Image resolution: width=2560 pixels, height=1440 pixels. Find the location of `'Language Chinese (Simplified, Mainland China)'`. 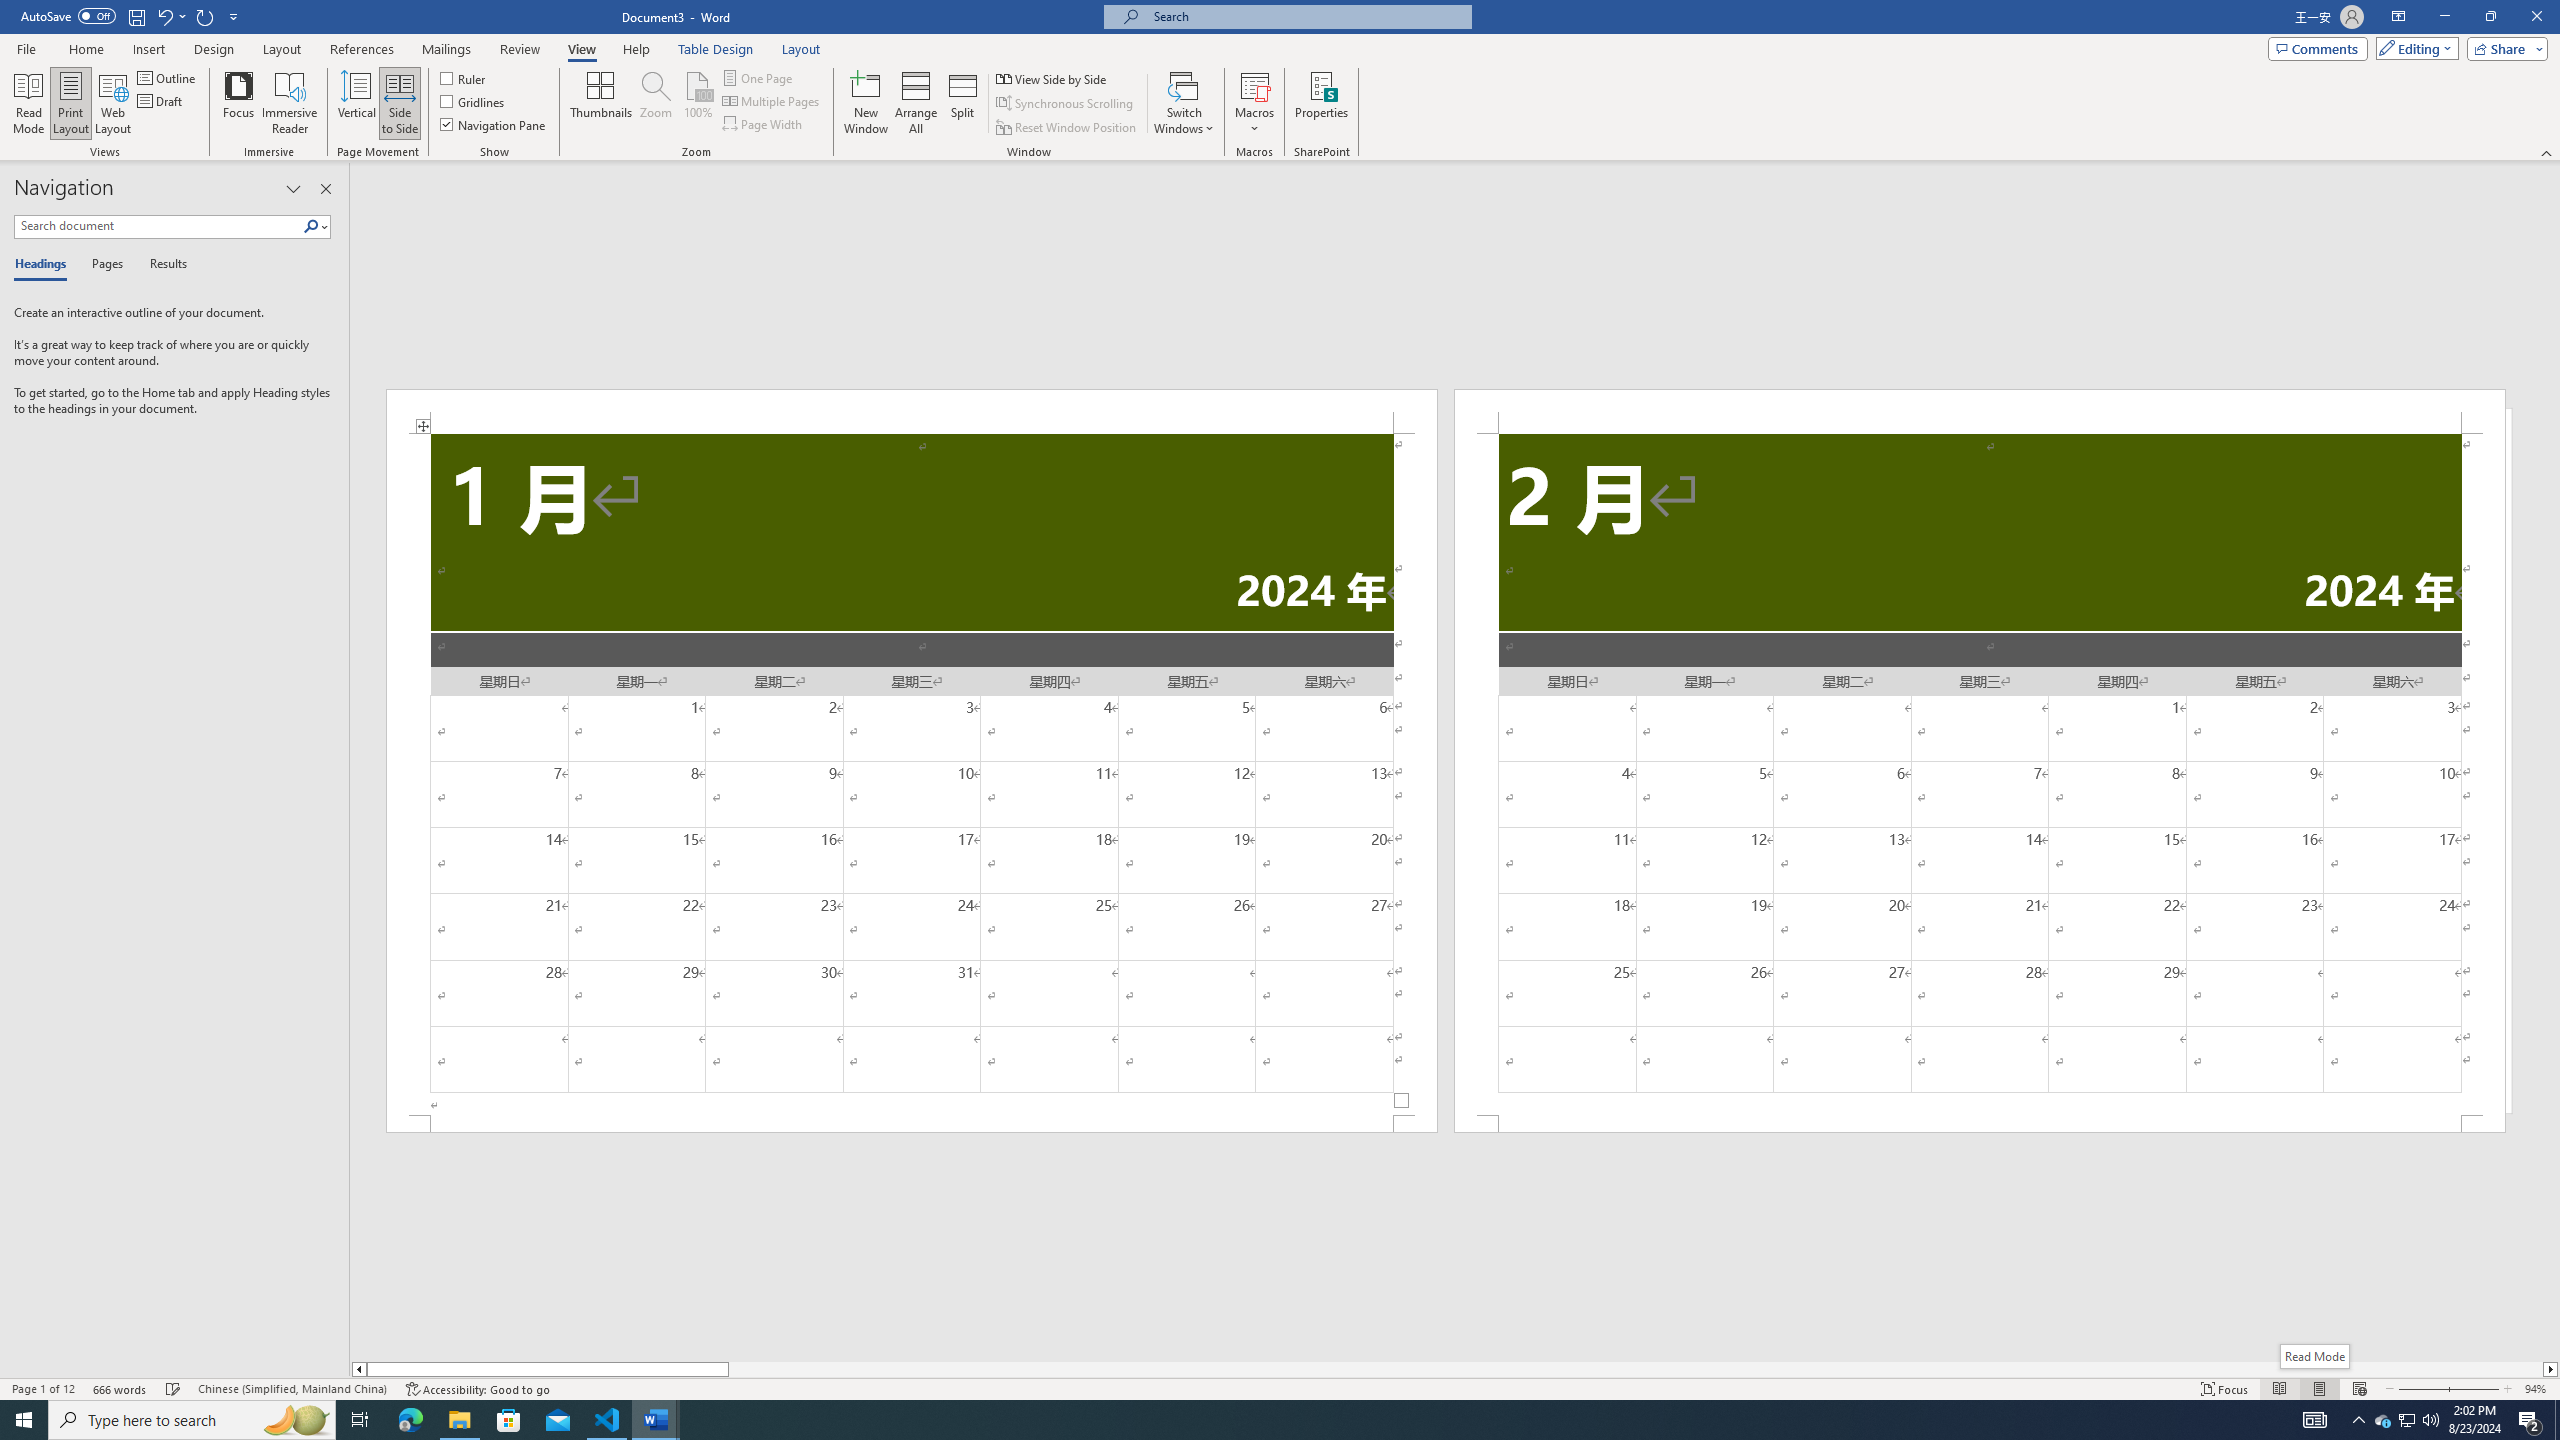

'Language Chinese (Simplified, Mainland China)' is located at coordinates (290, 1389).